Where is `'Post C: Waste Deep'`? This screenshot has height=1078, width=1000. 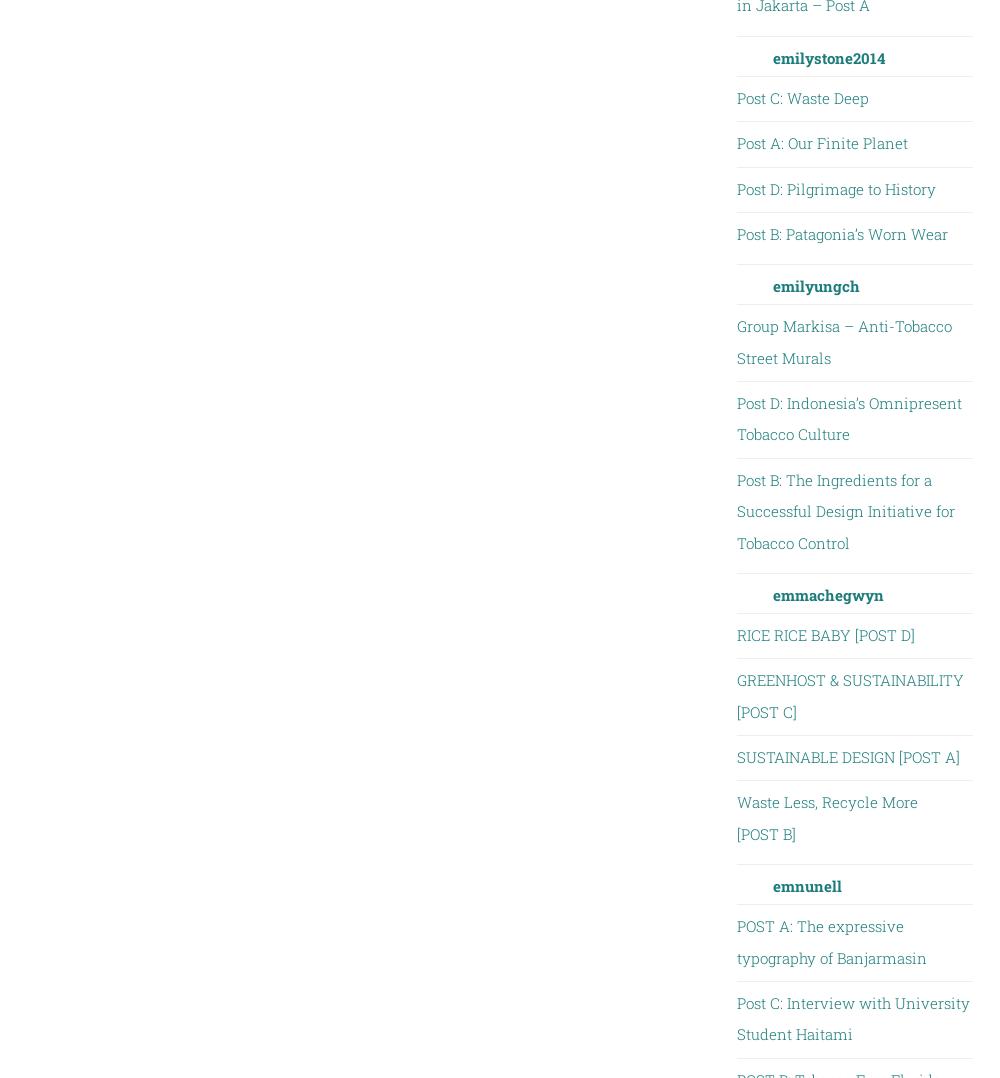
'Post C: Waste Deep' is located at coordinates (735, 96).